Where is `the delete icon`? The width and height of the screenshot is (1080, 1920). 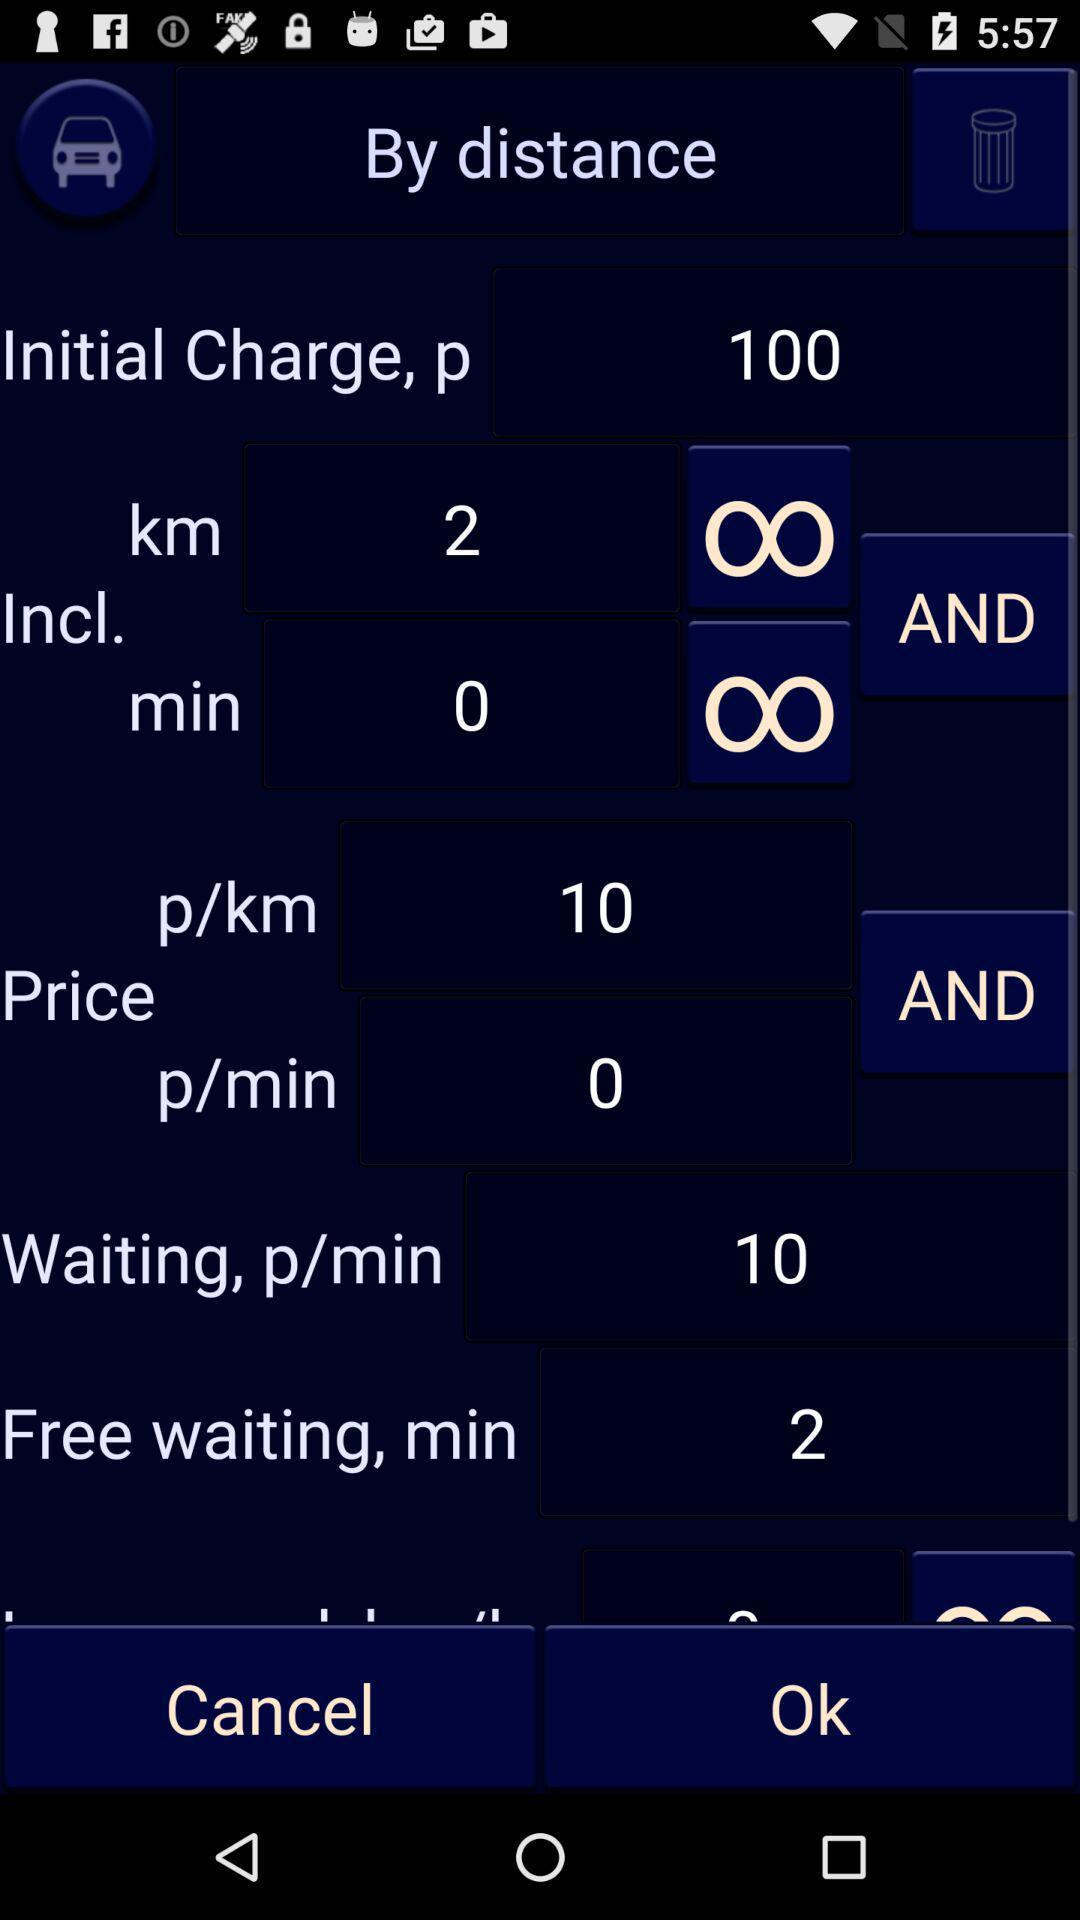
the delete icon is located at coordinates (993, 161).